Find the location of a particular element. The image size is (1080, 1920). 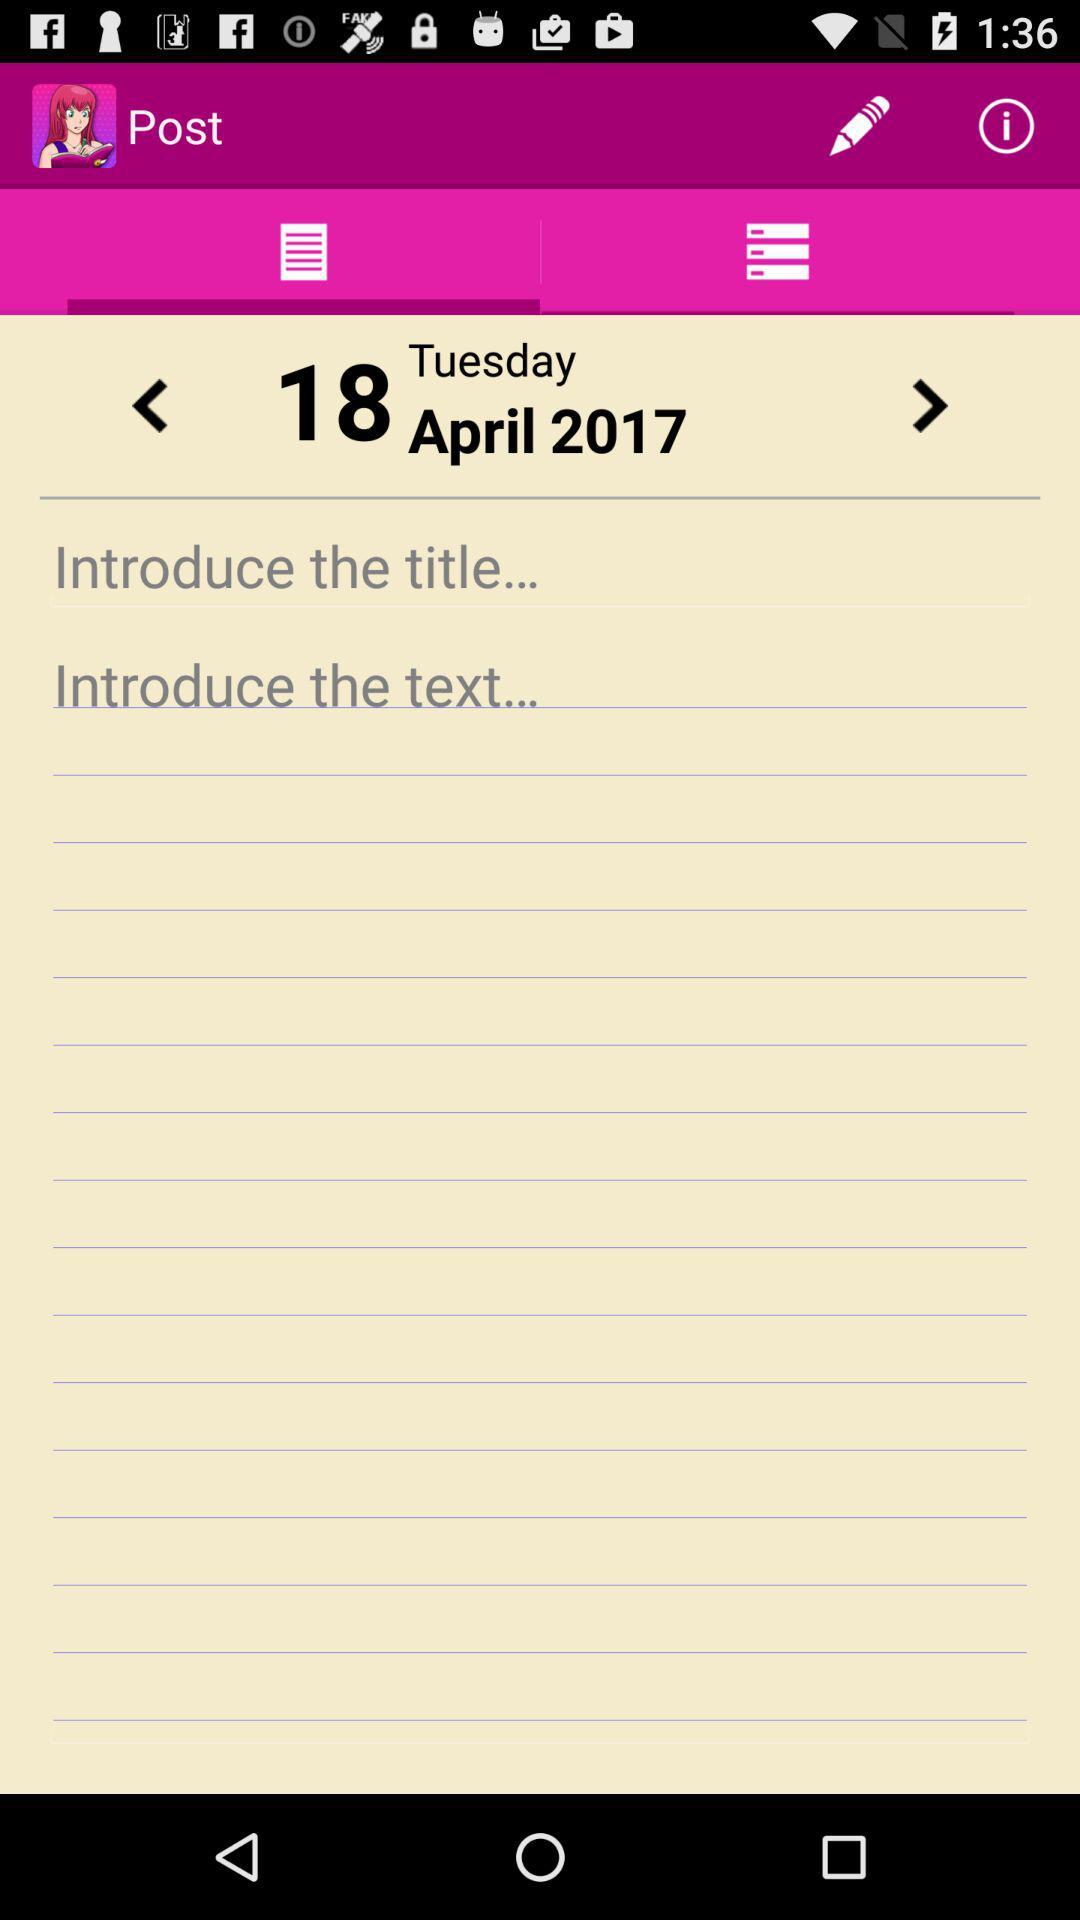

the arrow_forward icon is located at coordinates (929, 433).